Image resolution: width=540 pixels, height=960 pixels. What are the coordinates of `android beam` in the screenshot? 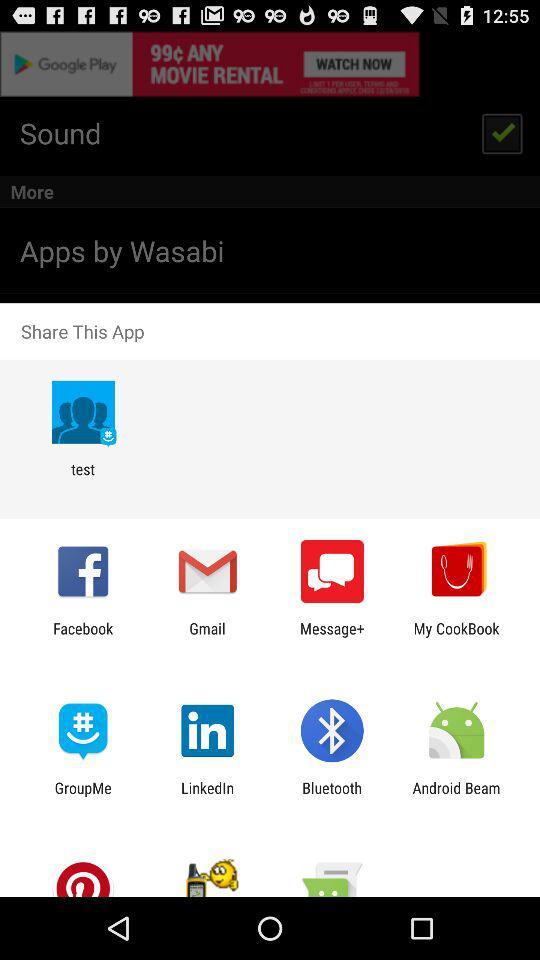 It's located at (456, 796).